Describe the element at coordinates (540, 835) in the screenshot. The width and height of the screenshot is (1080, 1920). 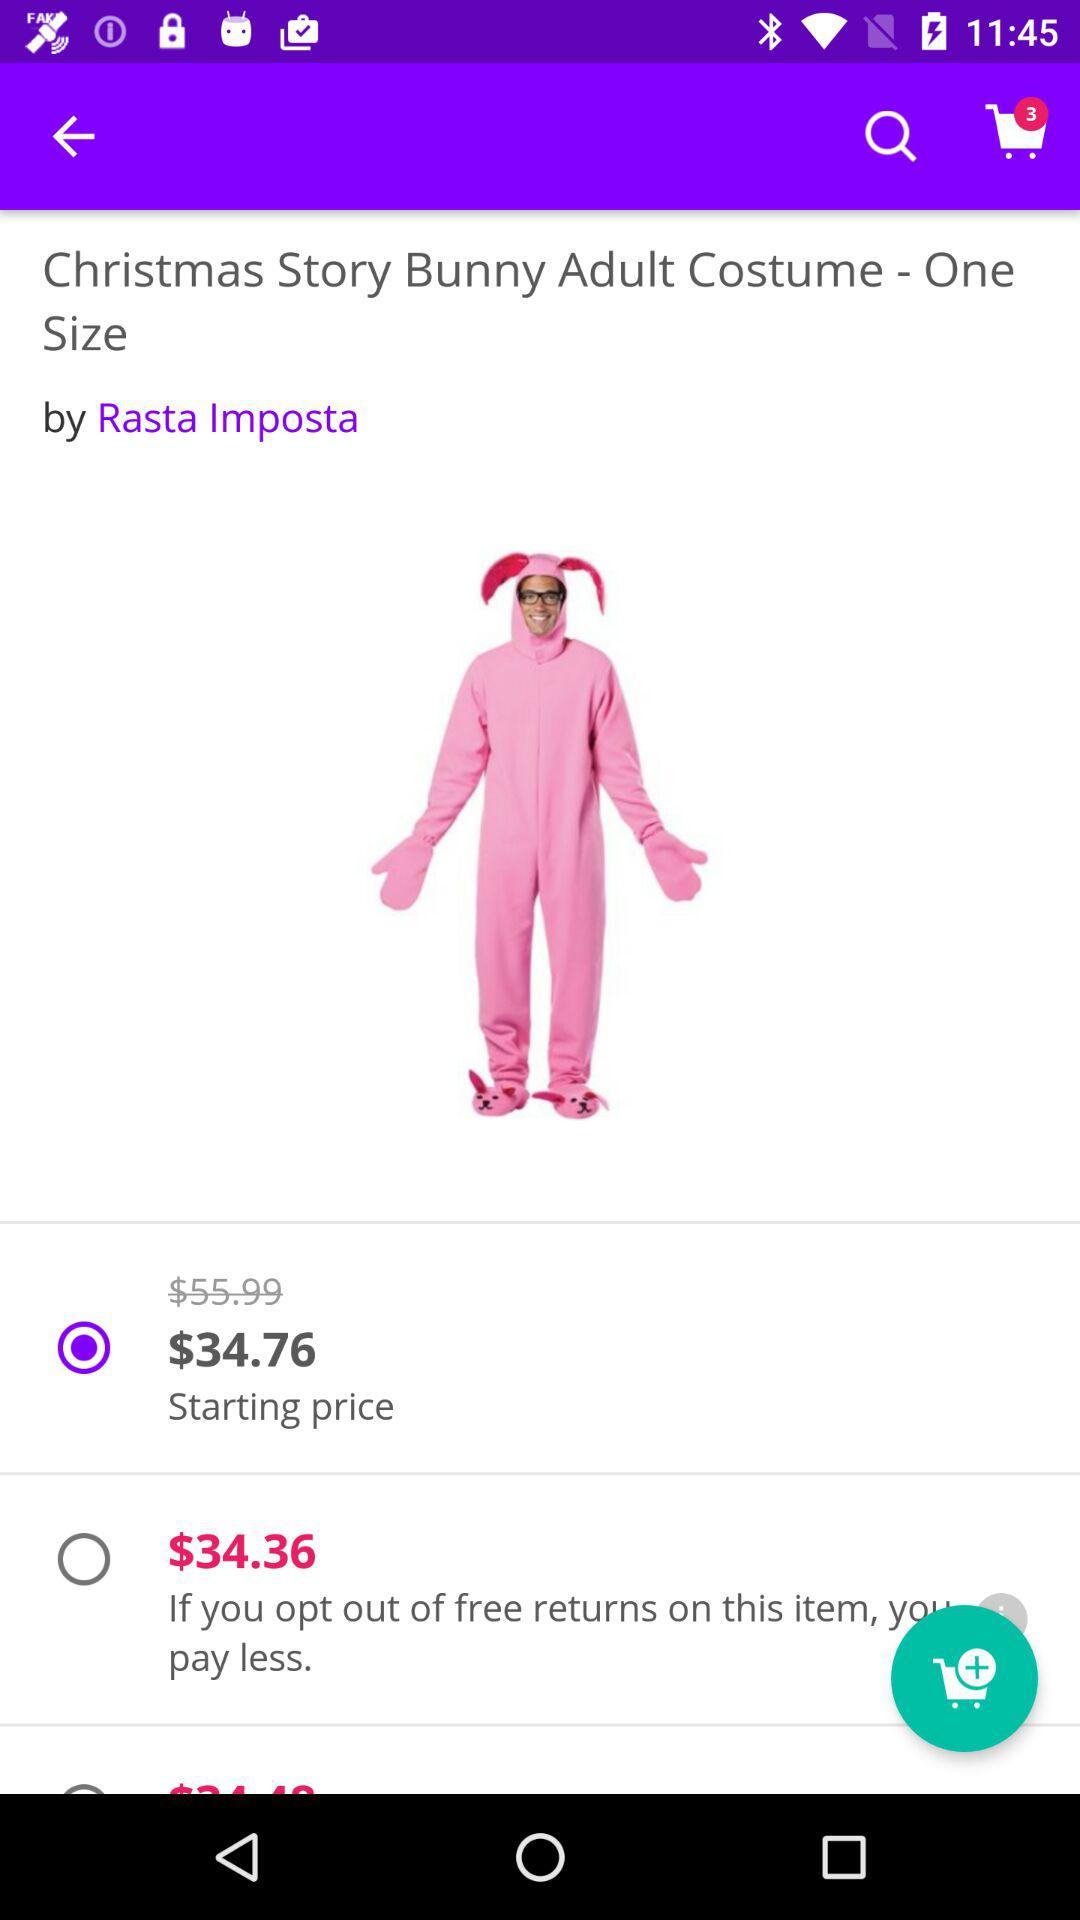
I see `display picture` at that location.